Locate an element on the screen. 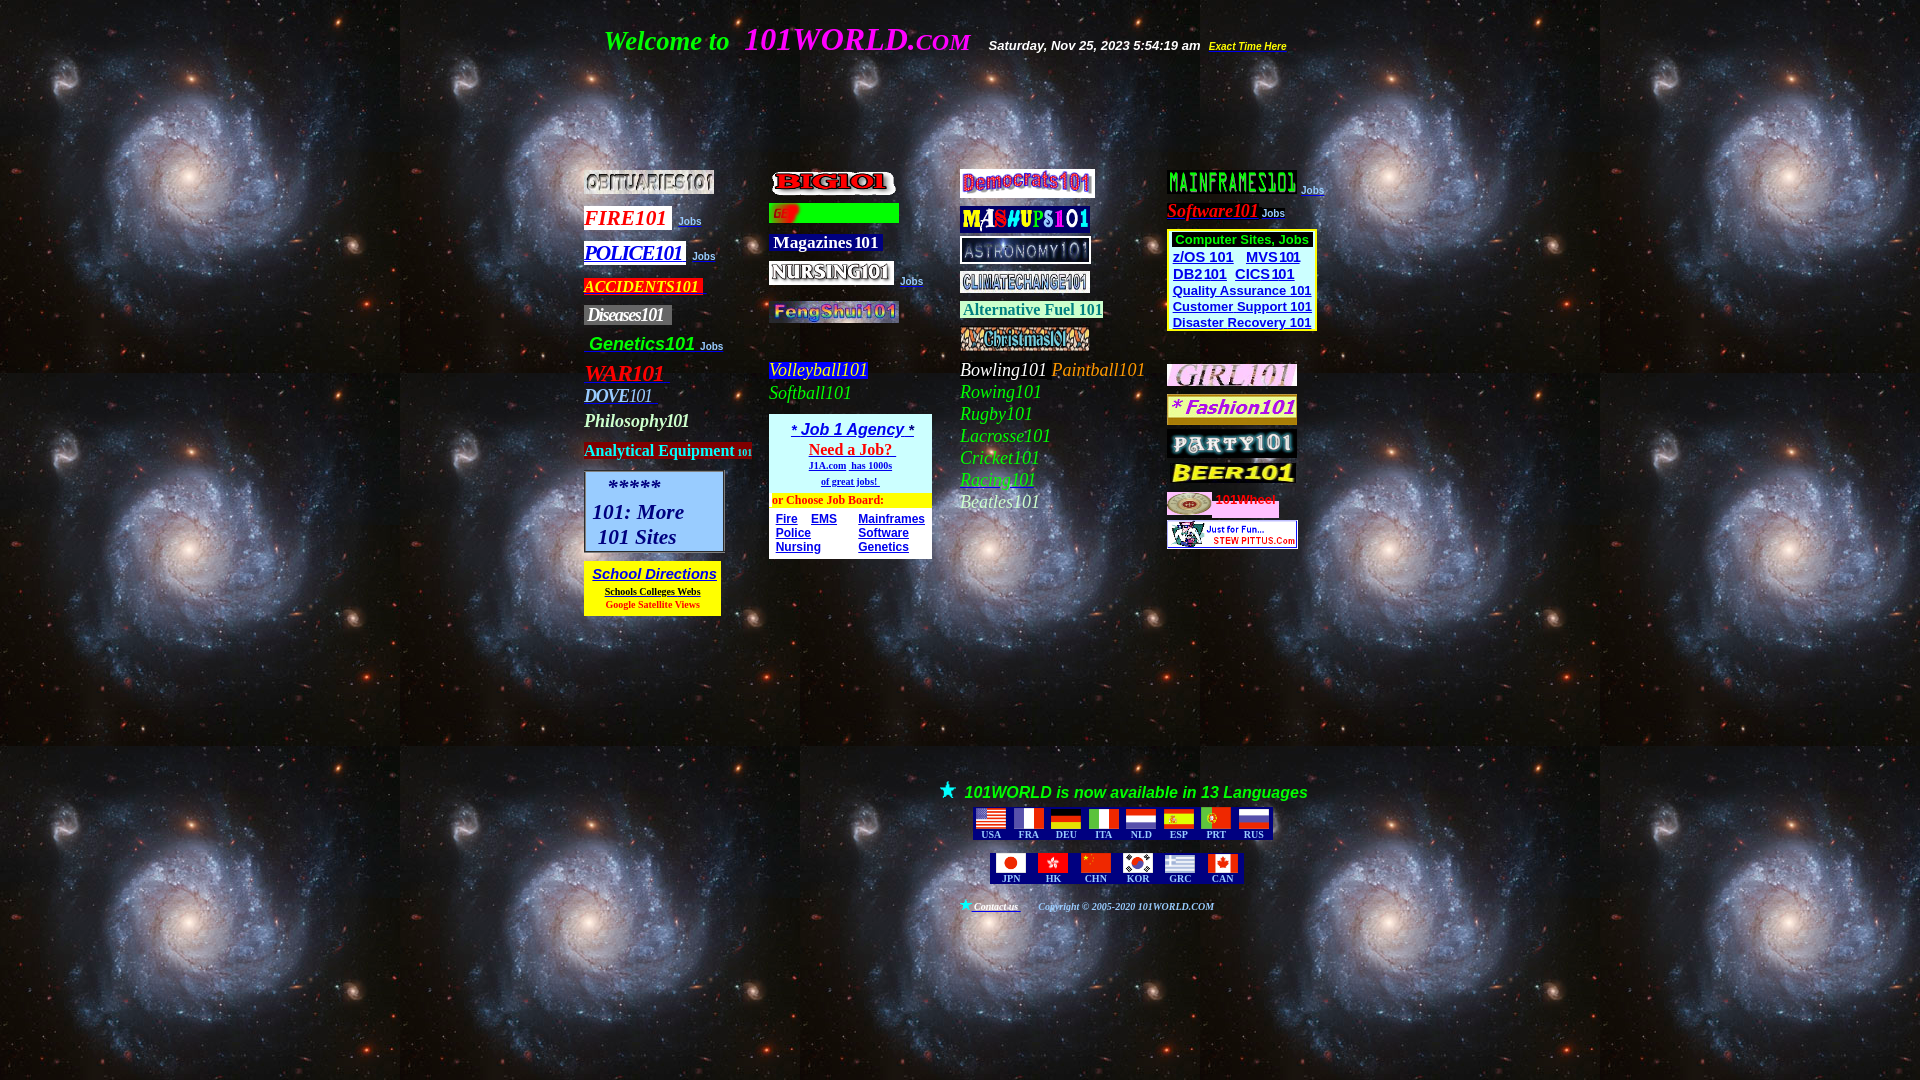  'FRA' is located at coordinates (1029, 833).